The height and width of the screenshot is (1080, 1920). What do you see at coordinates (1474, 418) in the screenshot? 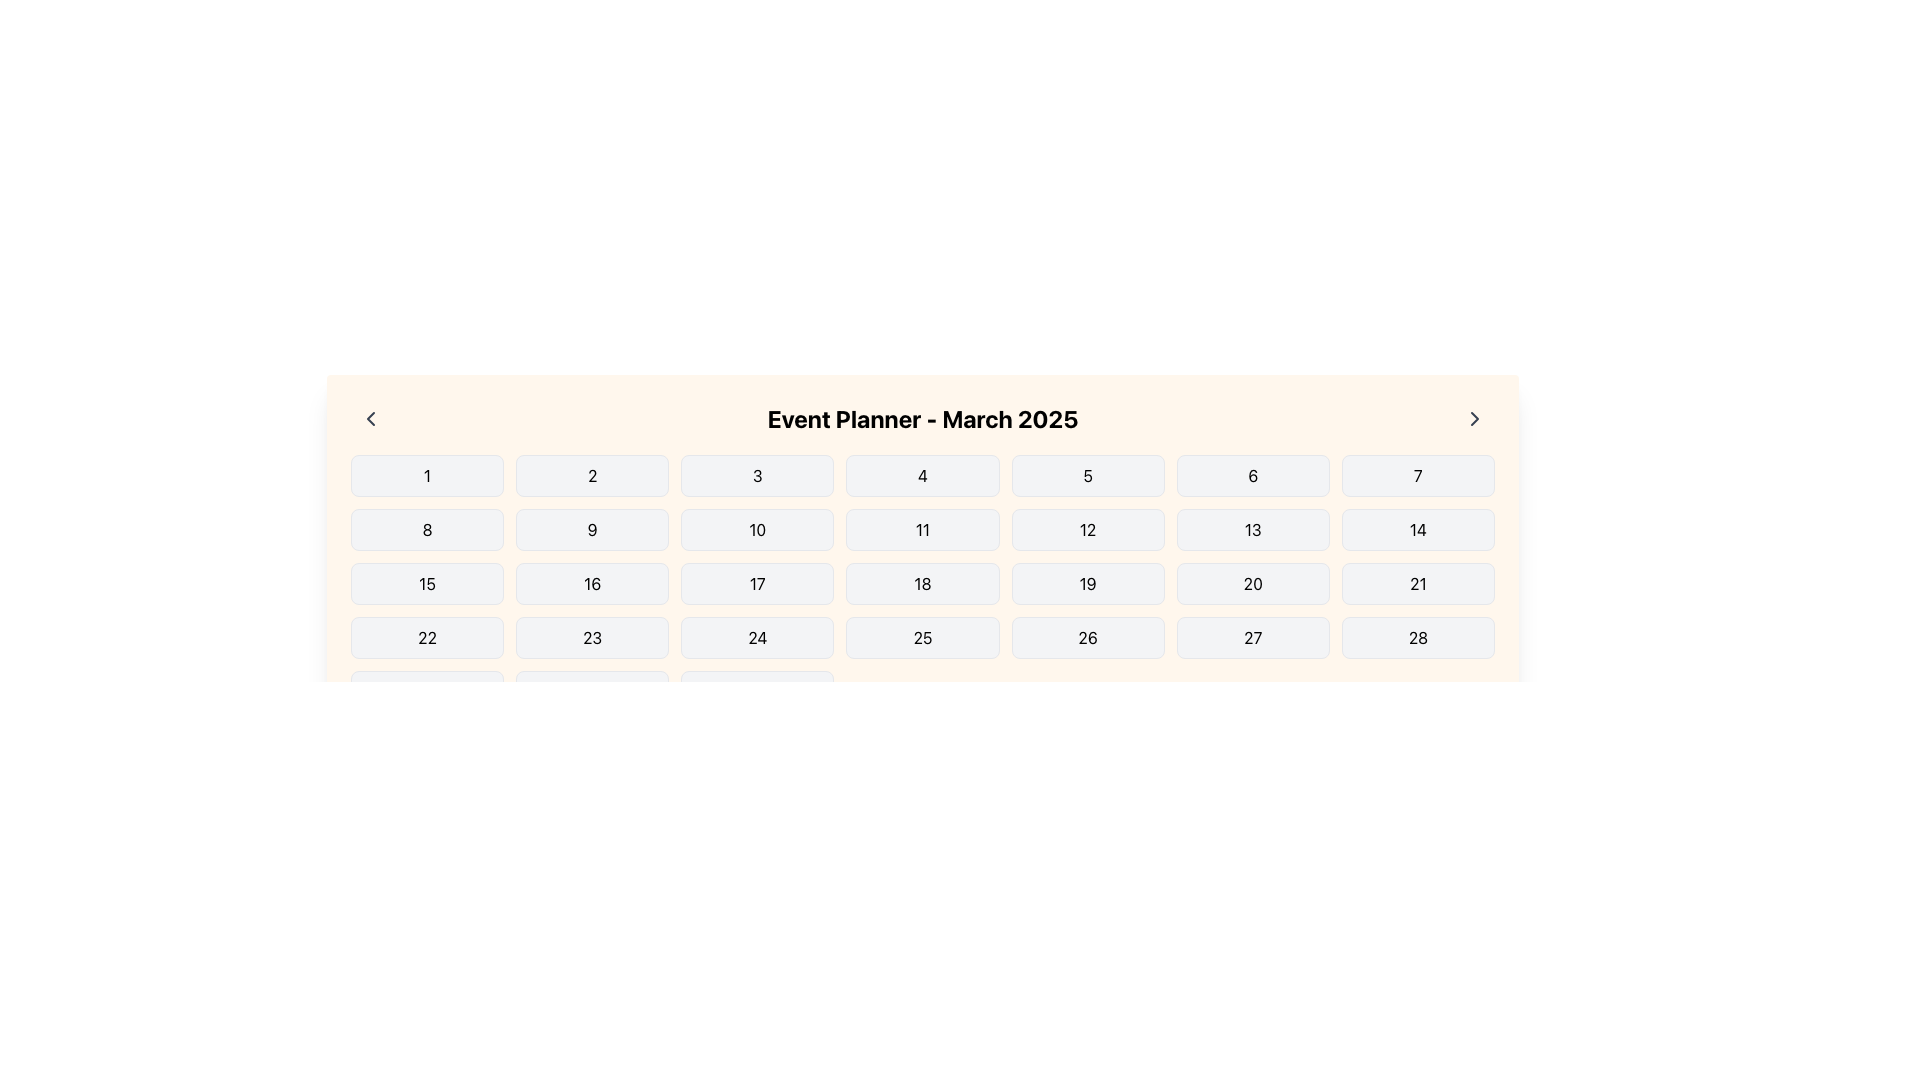
I see `the navigation button located in the top-right corner of the calendar interface, next to 'Event Planner - March 2025'` at bounding box center [1474, 418].